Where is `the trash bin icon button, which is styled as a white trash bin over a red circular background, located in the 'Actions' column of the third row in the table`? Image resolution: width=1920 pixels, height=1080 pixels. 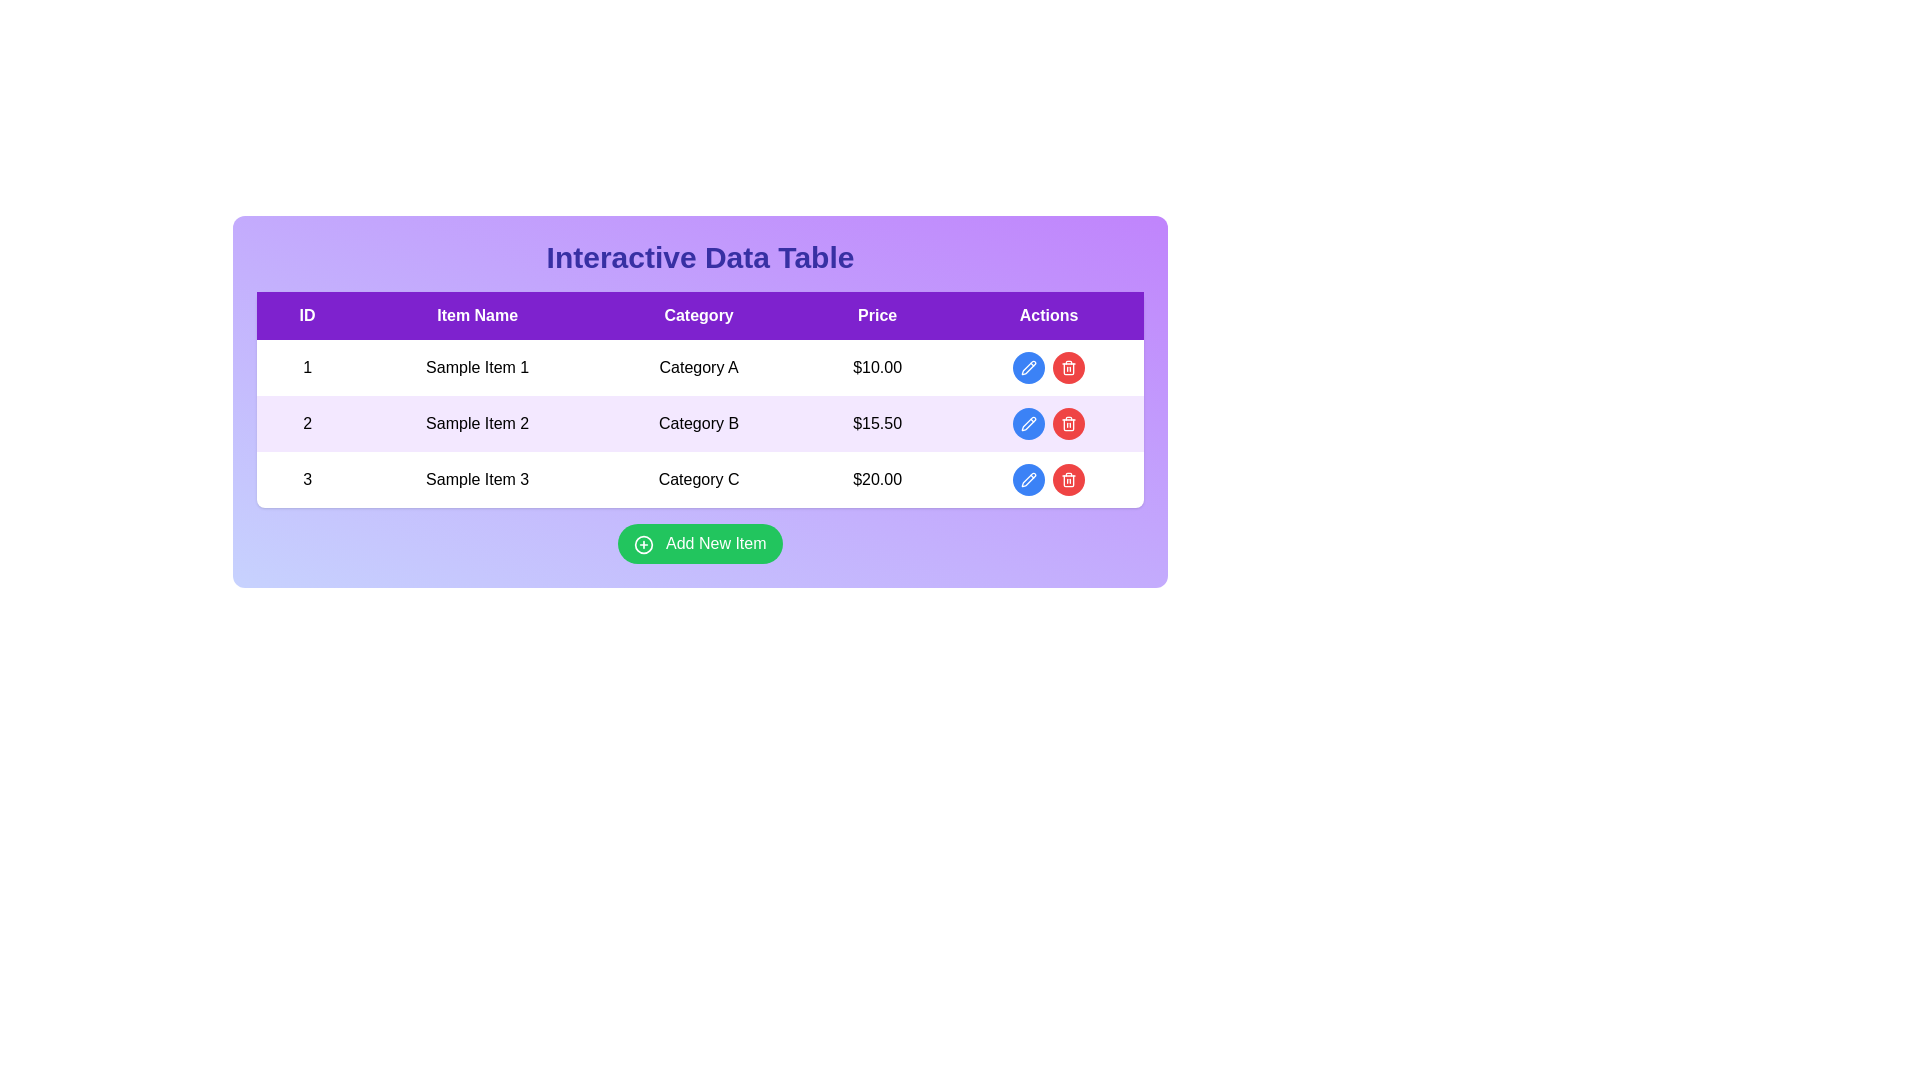
the trash bin icon button, which is styled as a white trash bin over a red circular background, located in the 'Actions' column of the third row in the table is located at coordinates (1068, 479).